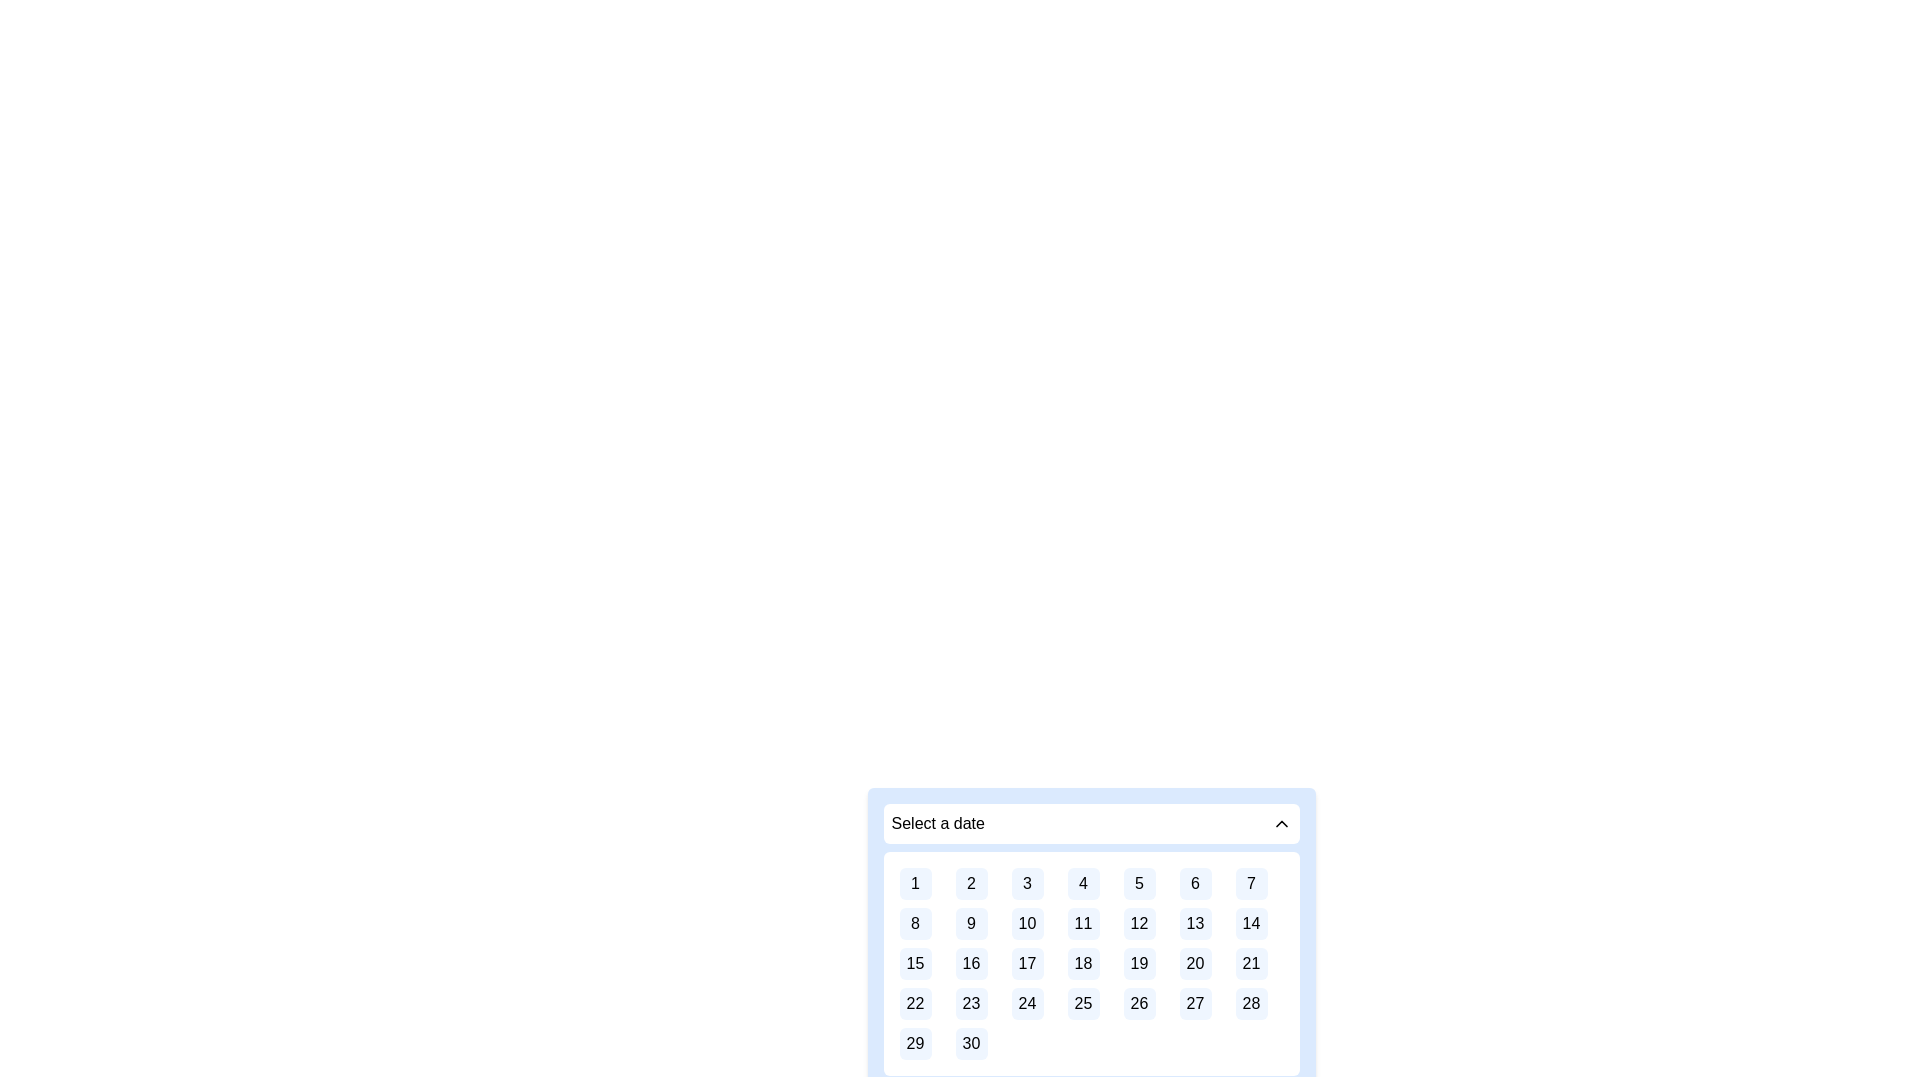  Describe the element at coordinates (971, 1043) in the screenshot. I see `the button displaying the number '30' in the date selector component` at that location.